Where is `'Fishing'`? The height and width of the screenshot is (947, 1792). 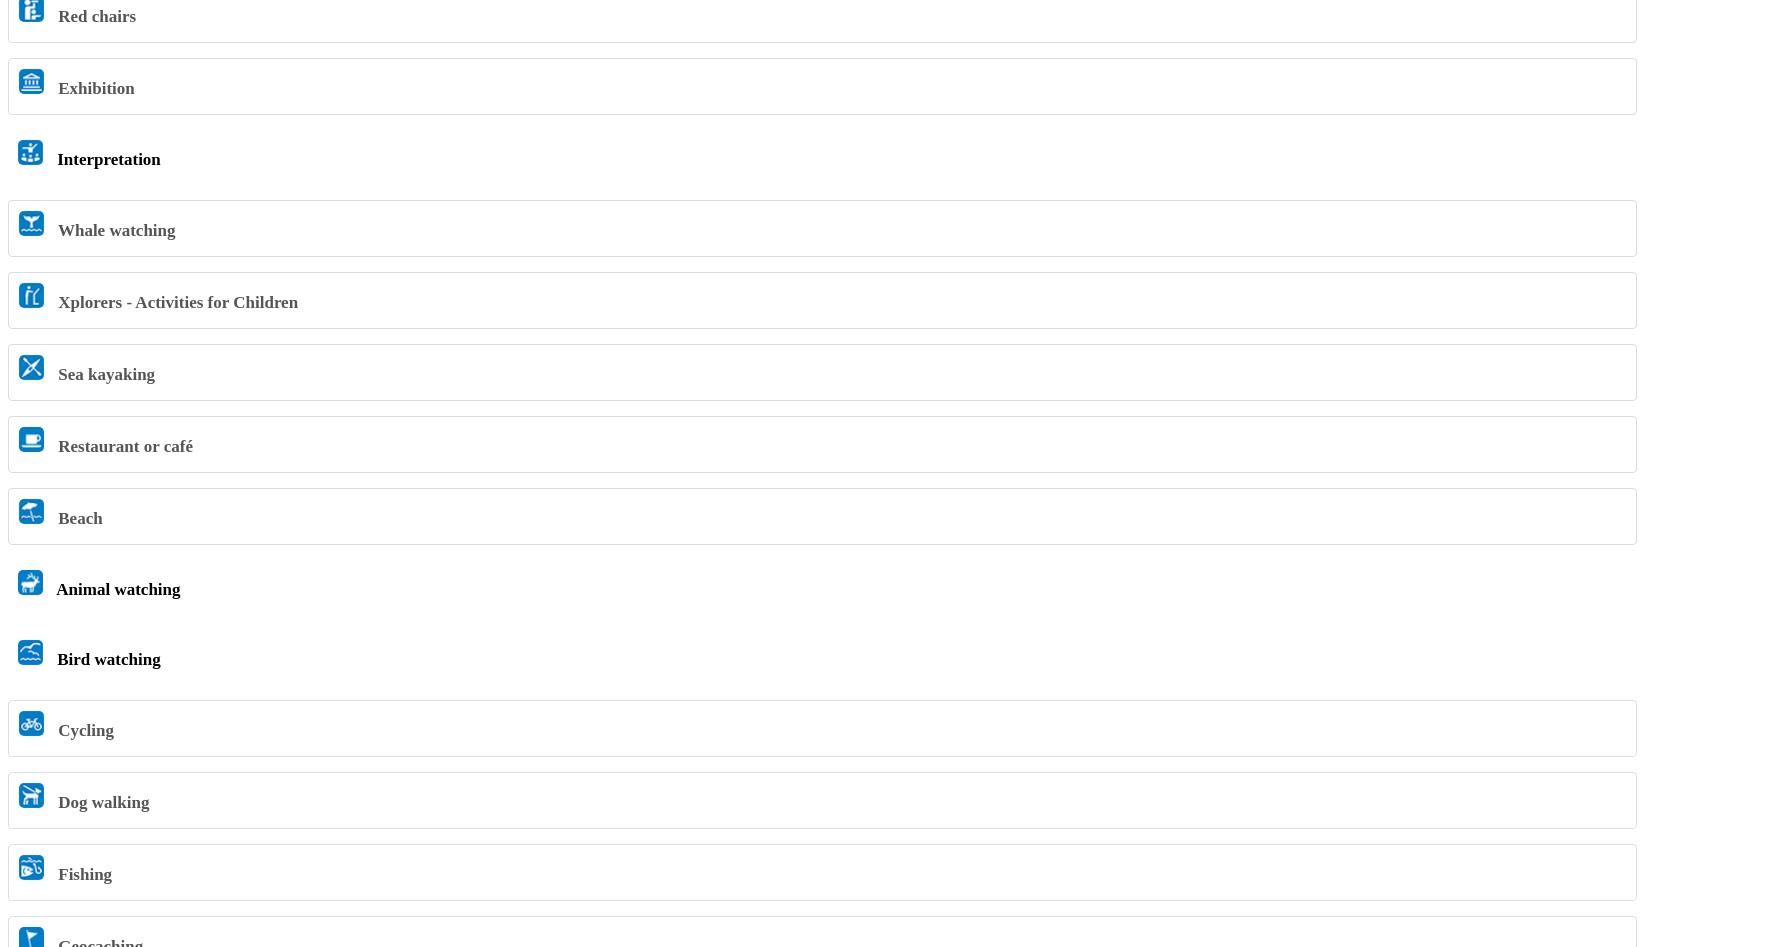 'Fishing' is located at coordinates (53, 872).